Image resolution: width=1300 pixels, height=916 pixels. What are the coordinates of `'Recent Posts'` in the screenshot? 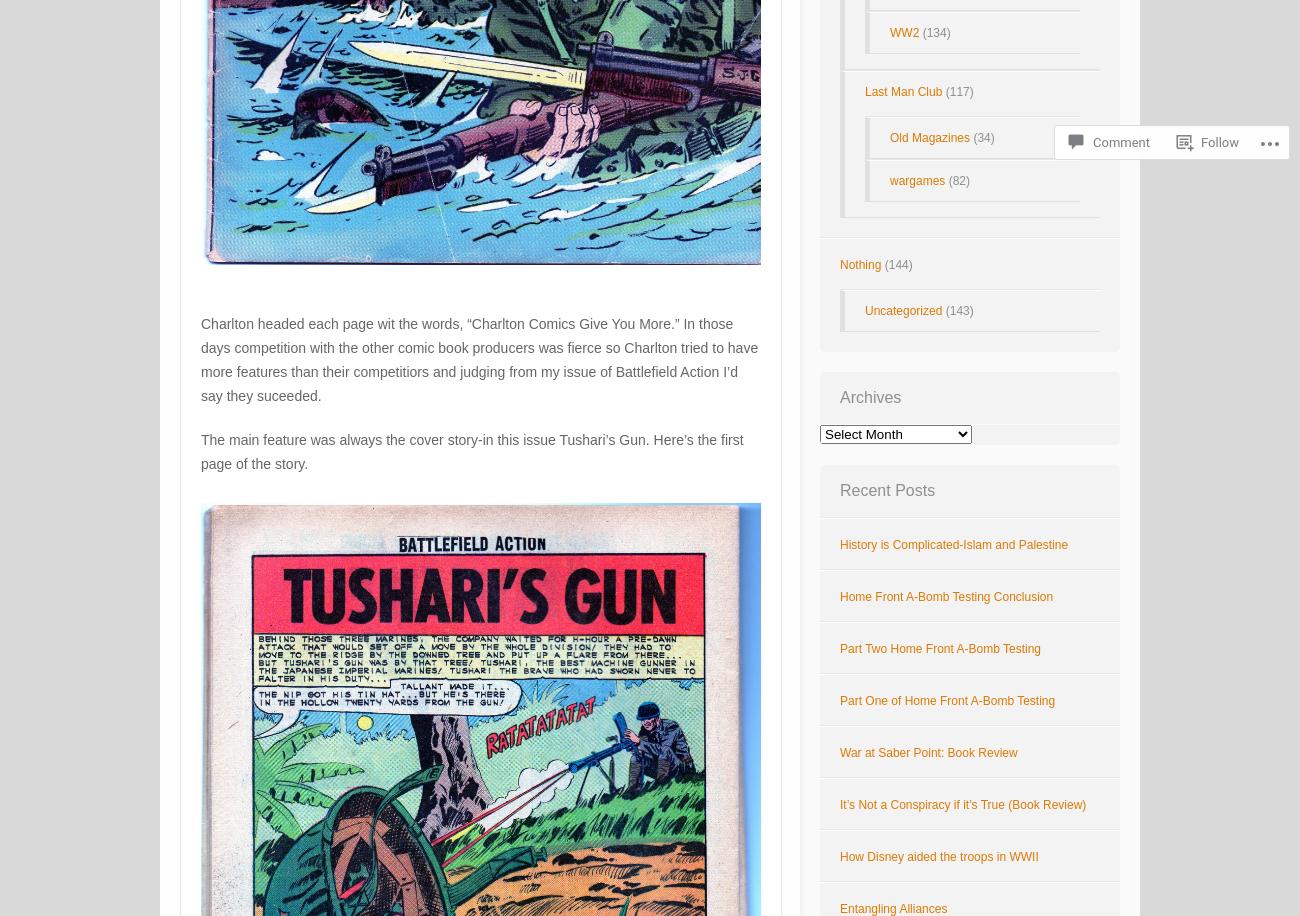 It's located at (840, 490).